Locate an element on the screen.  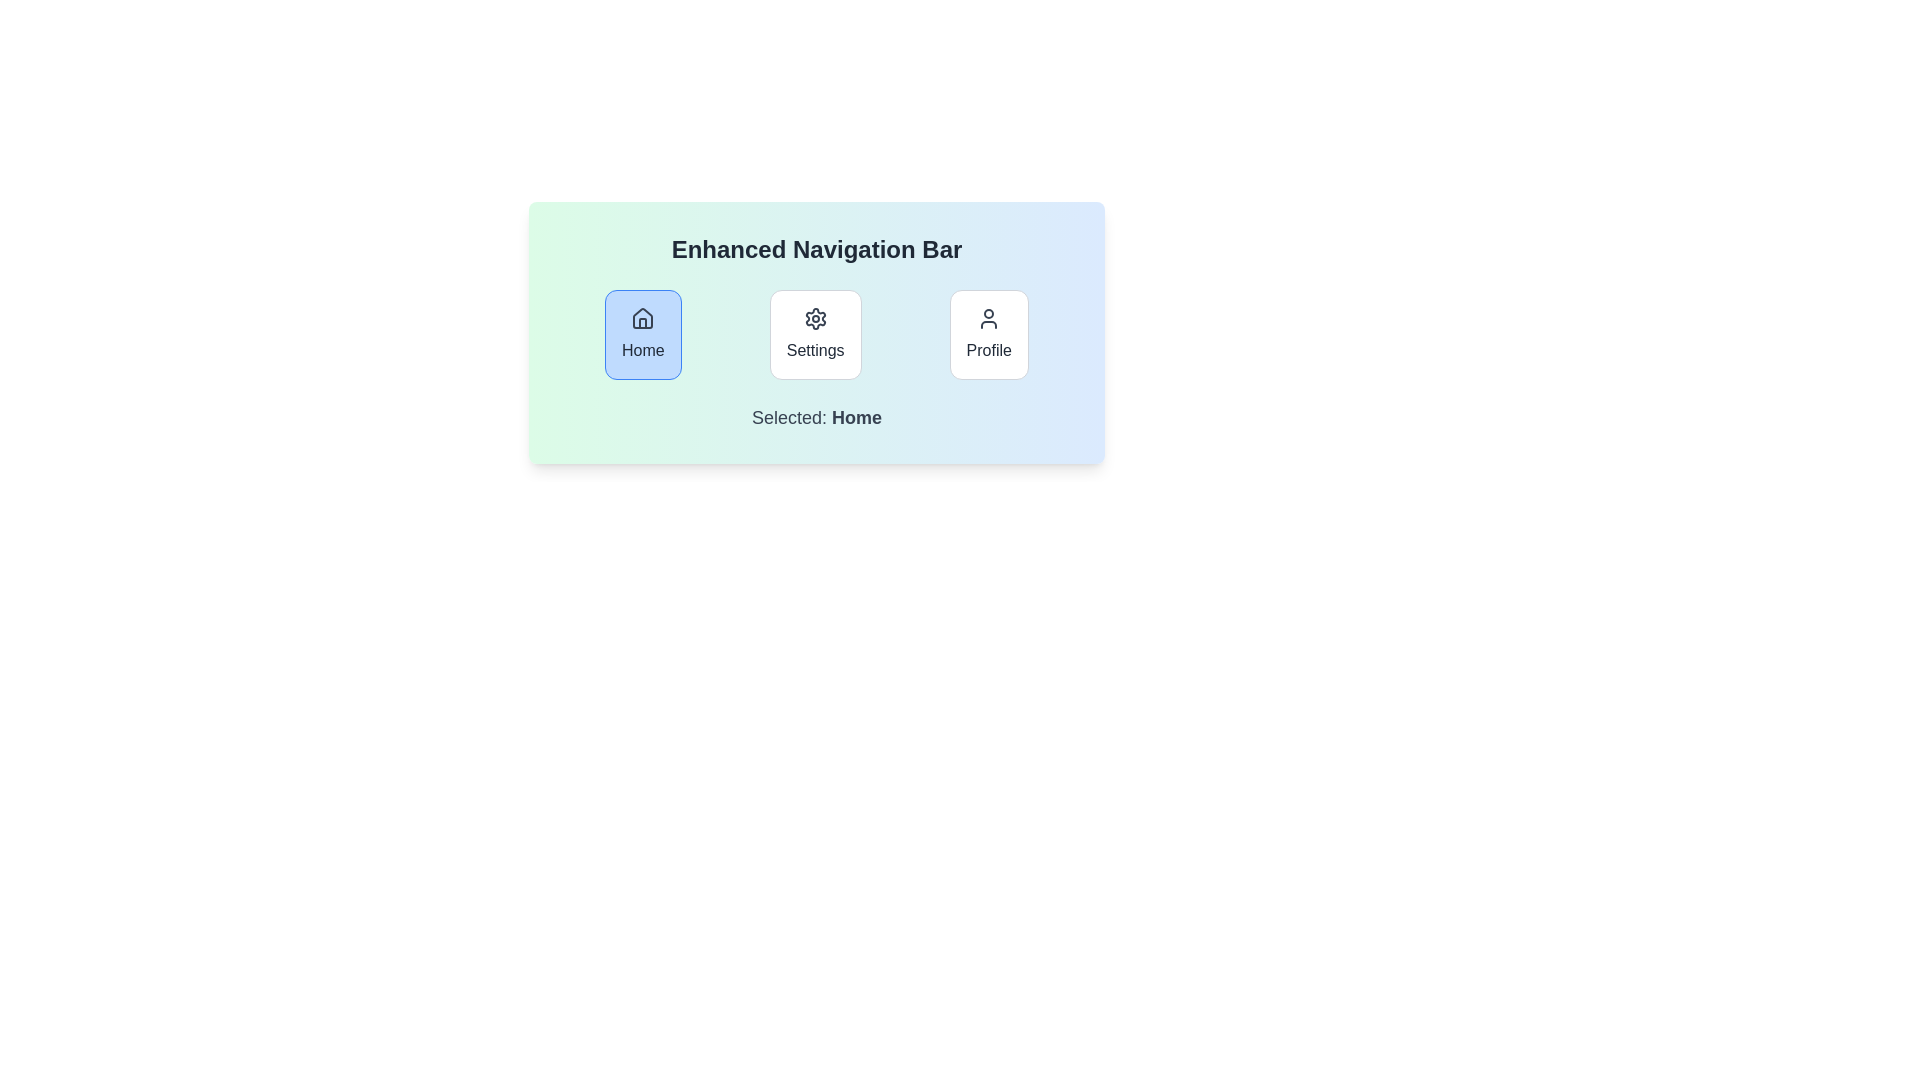
the Icon button located in the center of the interface, between the 'Home' and 'Profile' buttons is located at coordinates (815, 318).